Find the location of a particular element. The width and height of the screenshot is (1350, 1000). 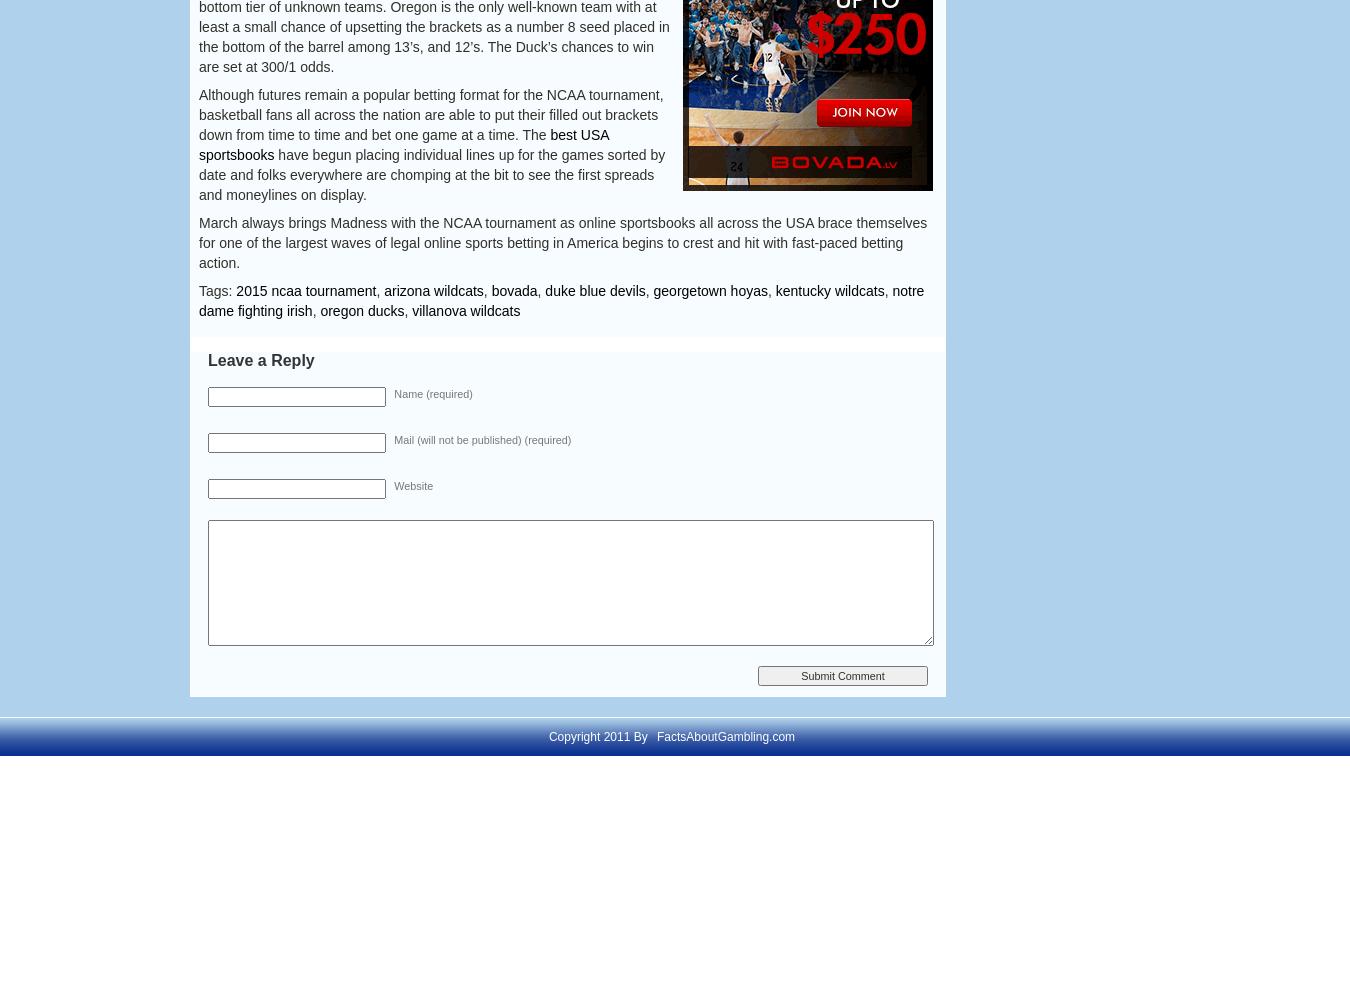

'duke blue devils' is located at coordinates (594, 291).